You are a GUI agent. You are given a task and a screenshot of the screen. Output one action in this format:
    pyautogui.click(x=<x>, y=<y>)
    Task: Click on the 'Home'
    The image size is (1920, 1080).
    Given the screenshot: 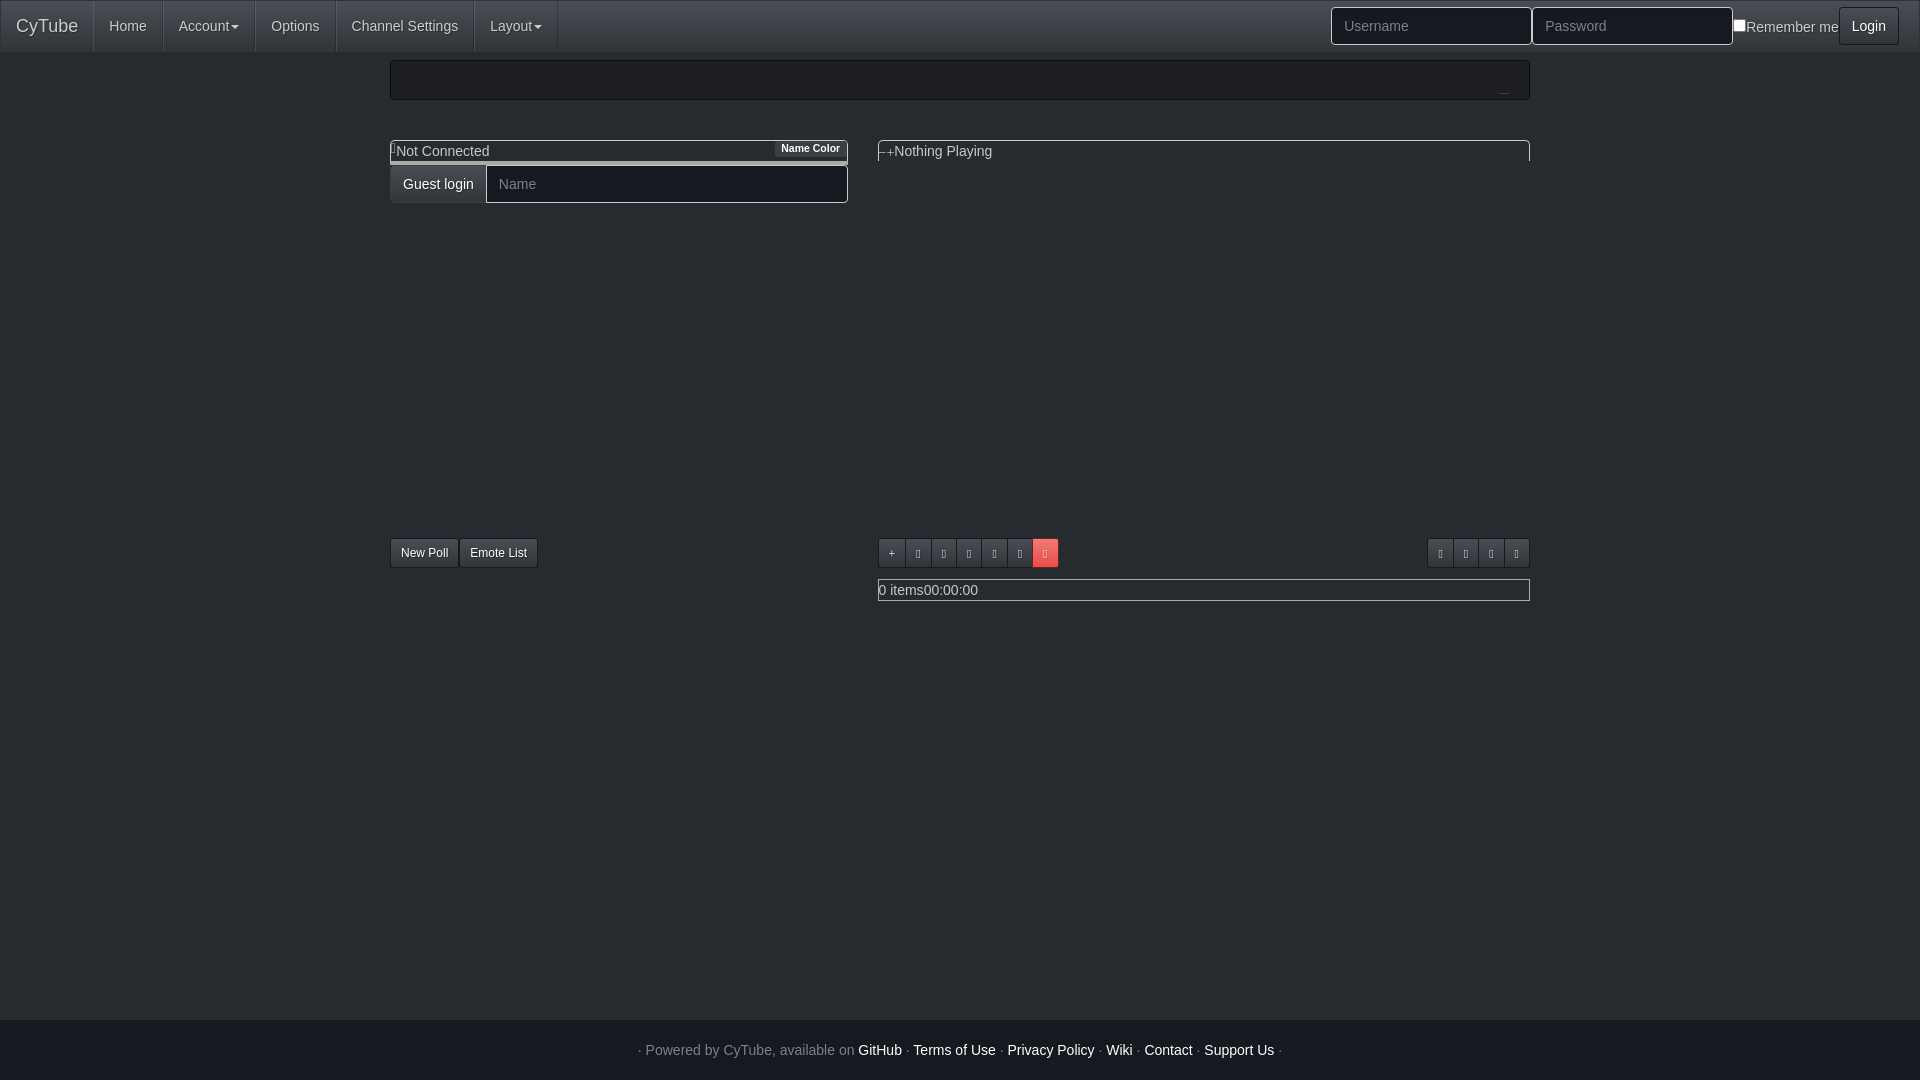 What is the action you would take?
    pyautogui.click(x=126, y=26)
    